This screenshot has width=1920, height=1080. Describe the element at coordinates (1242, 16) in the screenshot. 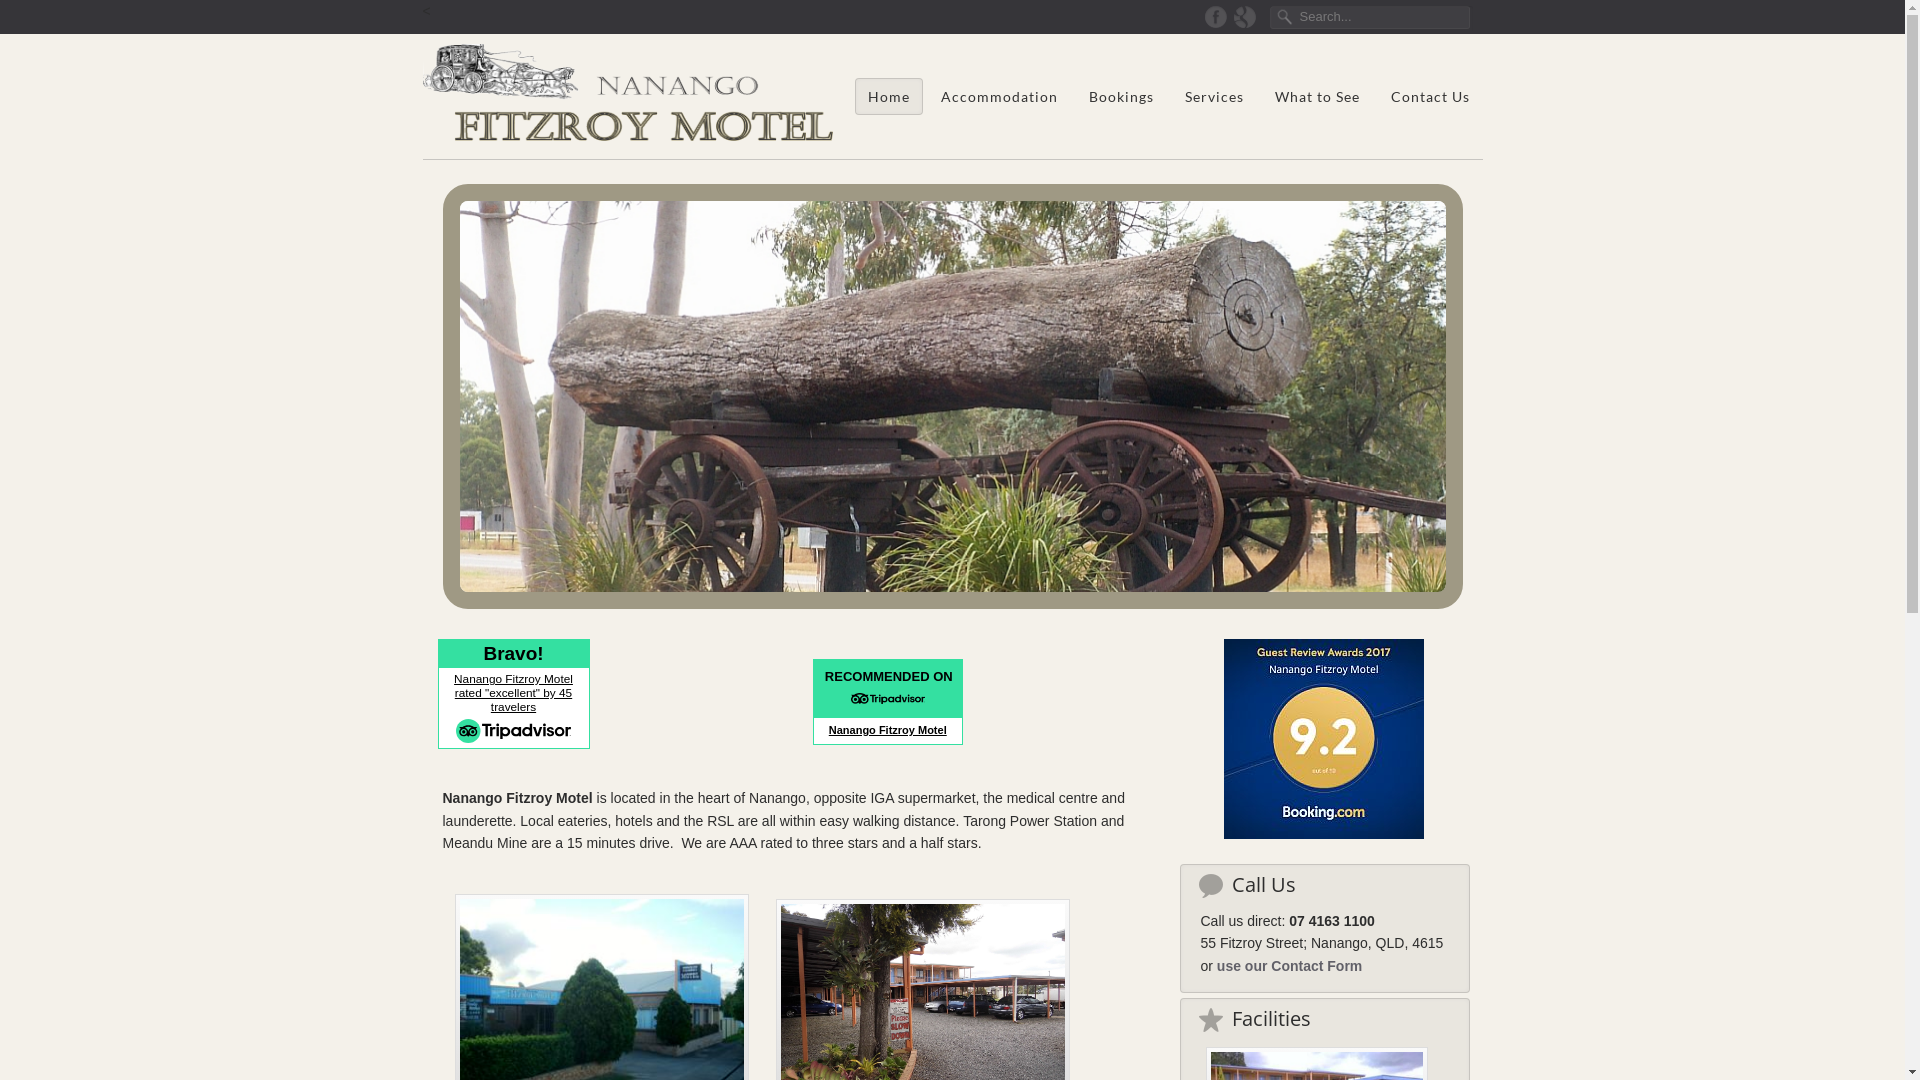

I see `'Google'` at that location.